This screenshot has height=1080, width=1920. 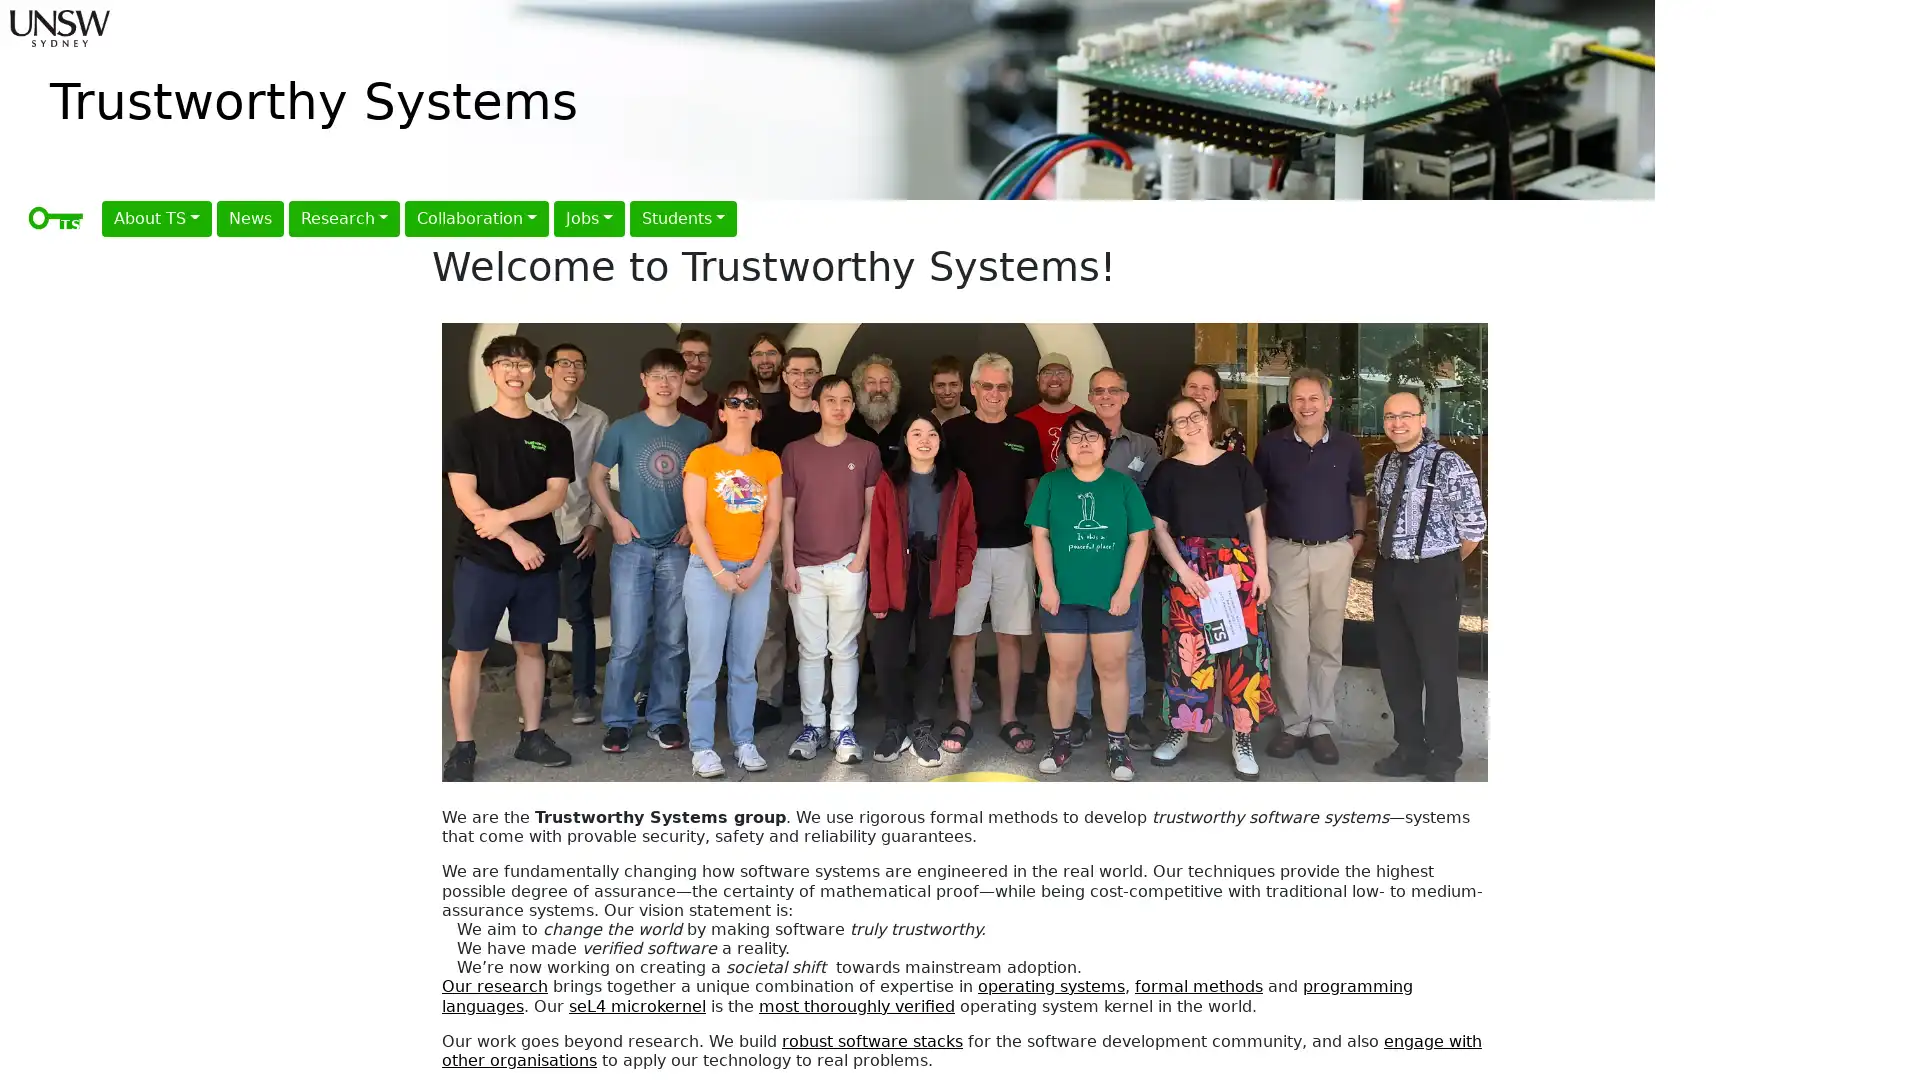 I want to click on Jobs, so click(x=588, y=218).